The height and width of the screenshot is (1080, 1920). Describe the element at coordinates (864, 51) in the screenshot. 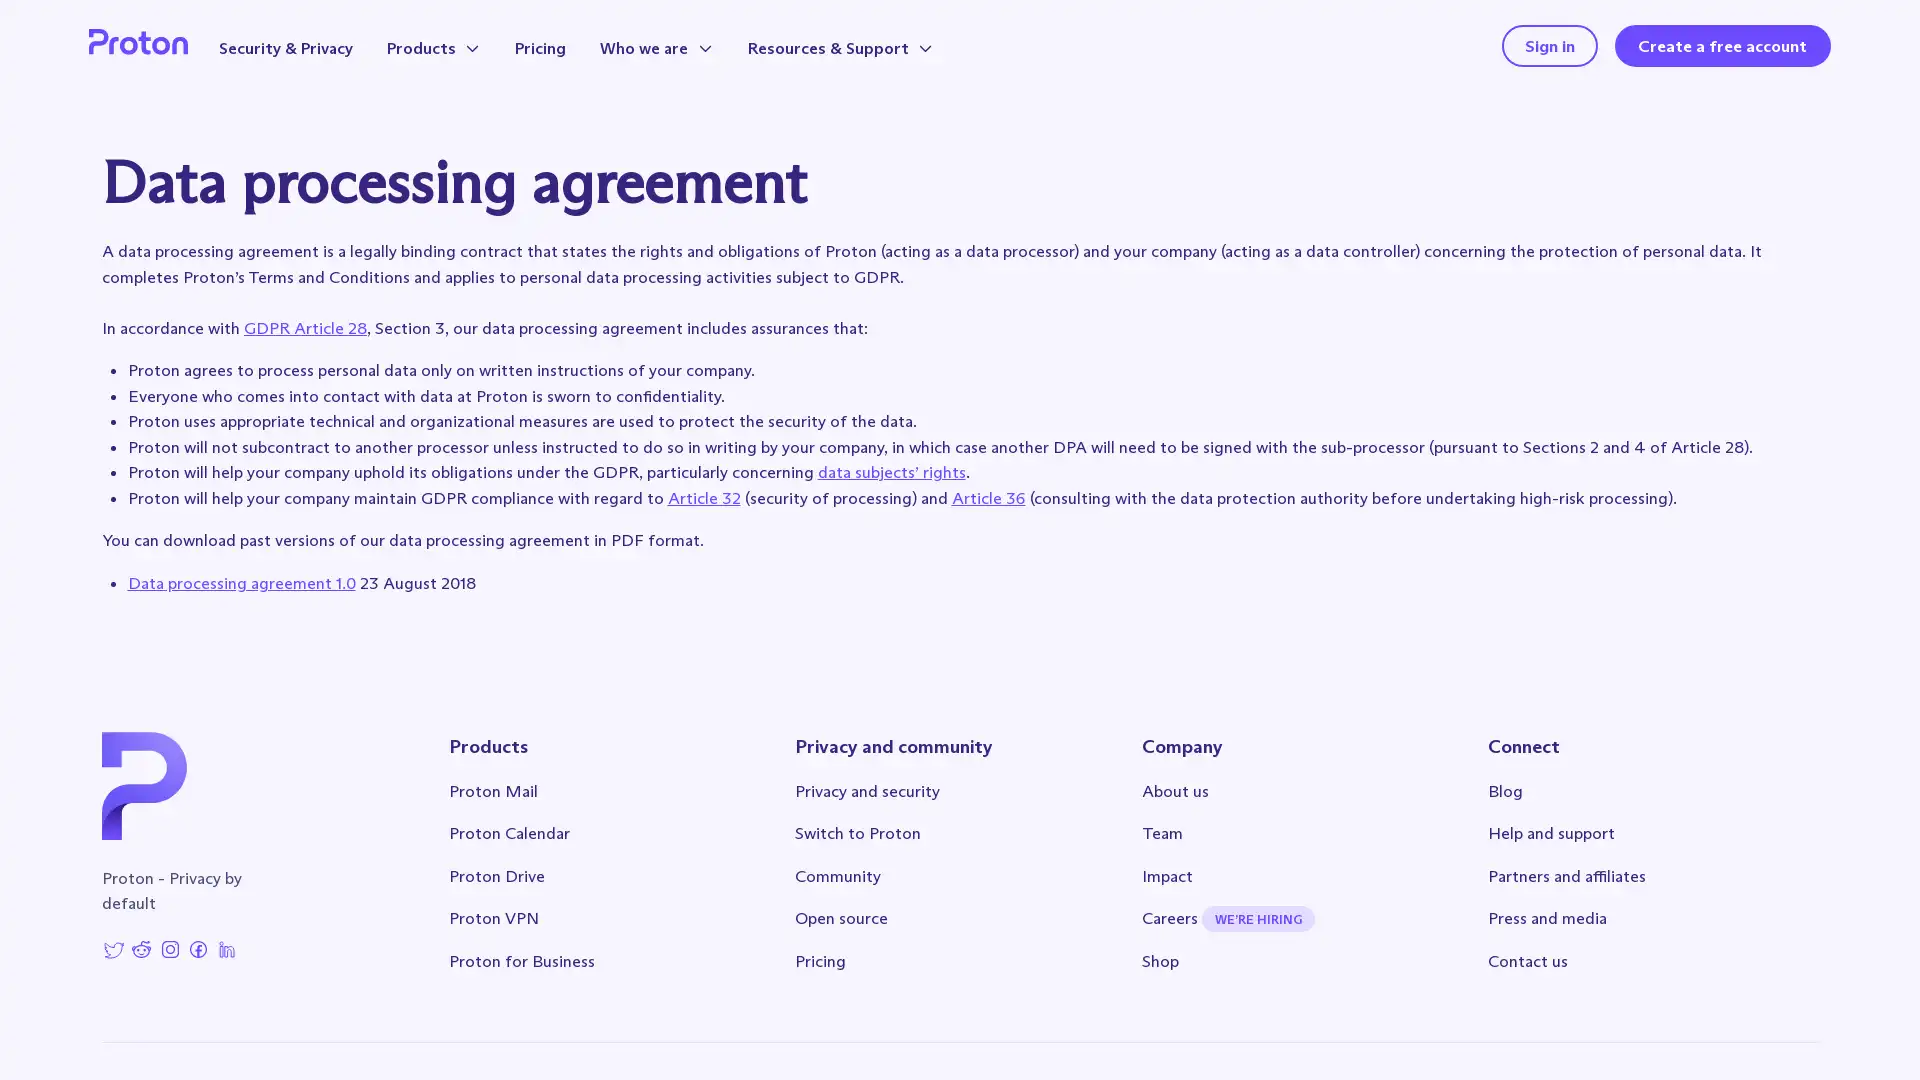

I see `Resources & Support` at that location.